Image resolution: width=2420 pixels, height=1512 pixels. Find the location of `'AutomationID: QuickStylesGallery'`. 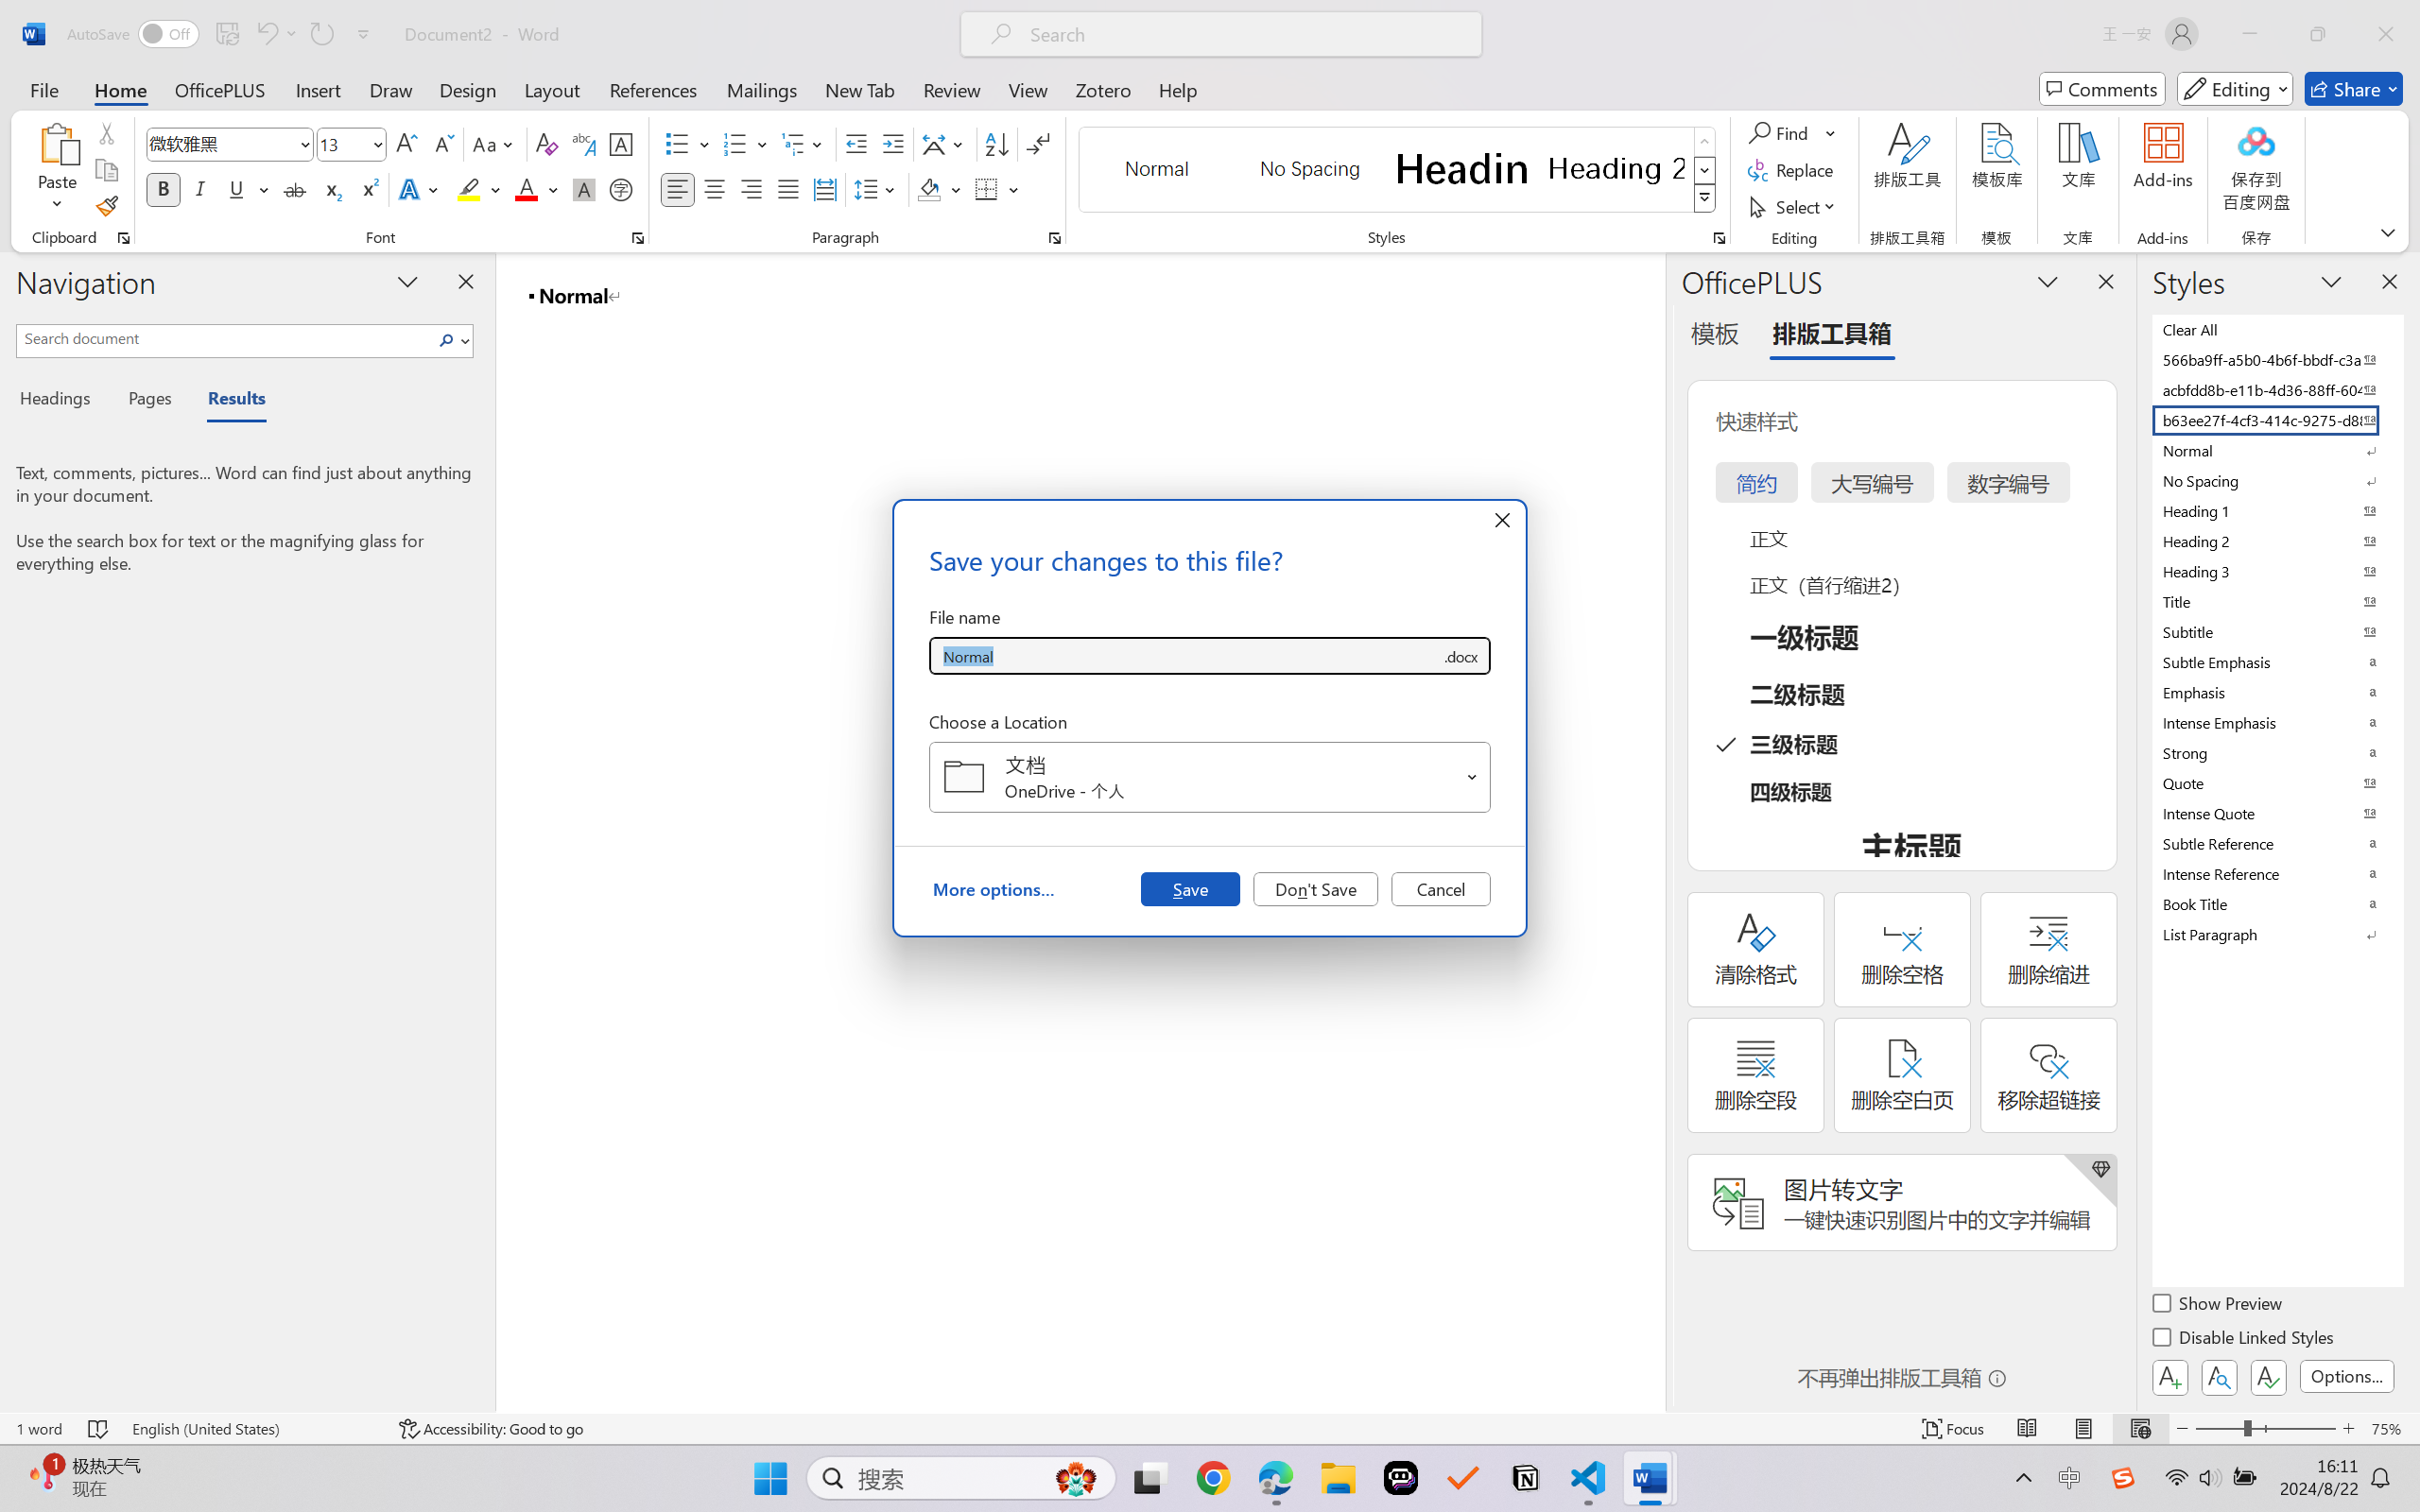

'AutomationID: QuickStylesGallery' is located at coordinates (1397, 170).